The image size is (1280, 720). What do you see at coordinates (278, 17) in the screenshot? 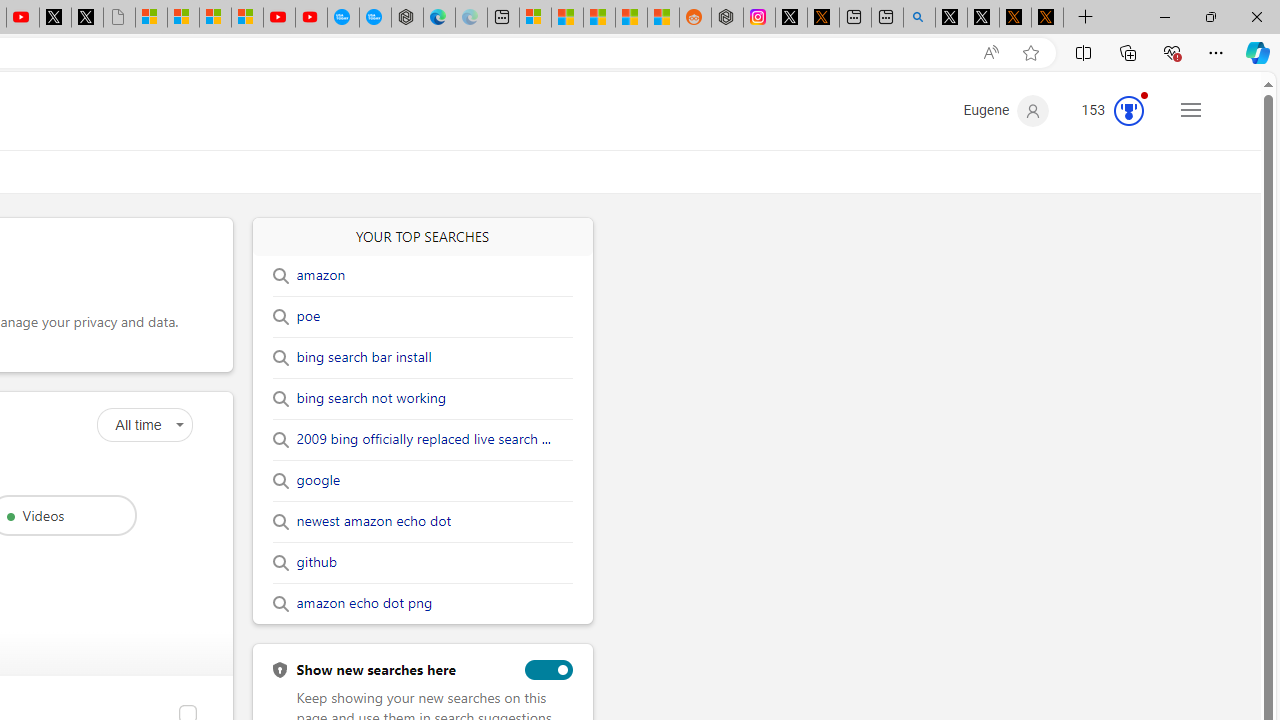
I see `'Gloom - YouTube'` at bounding box center [278, 17].